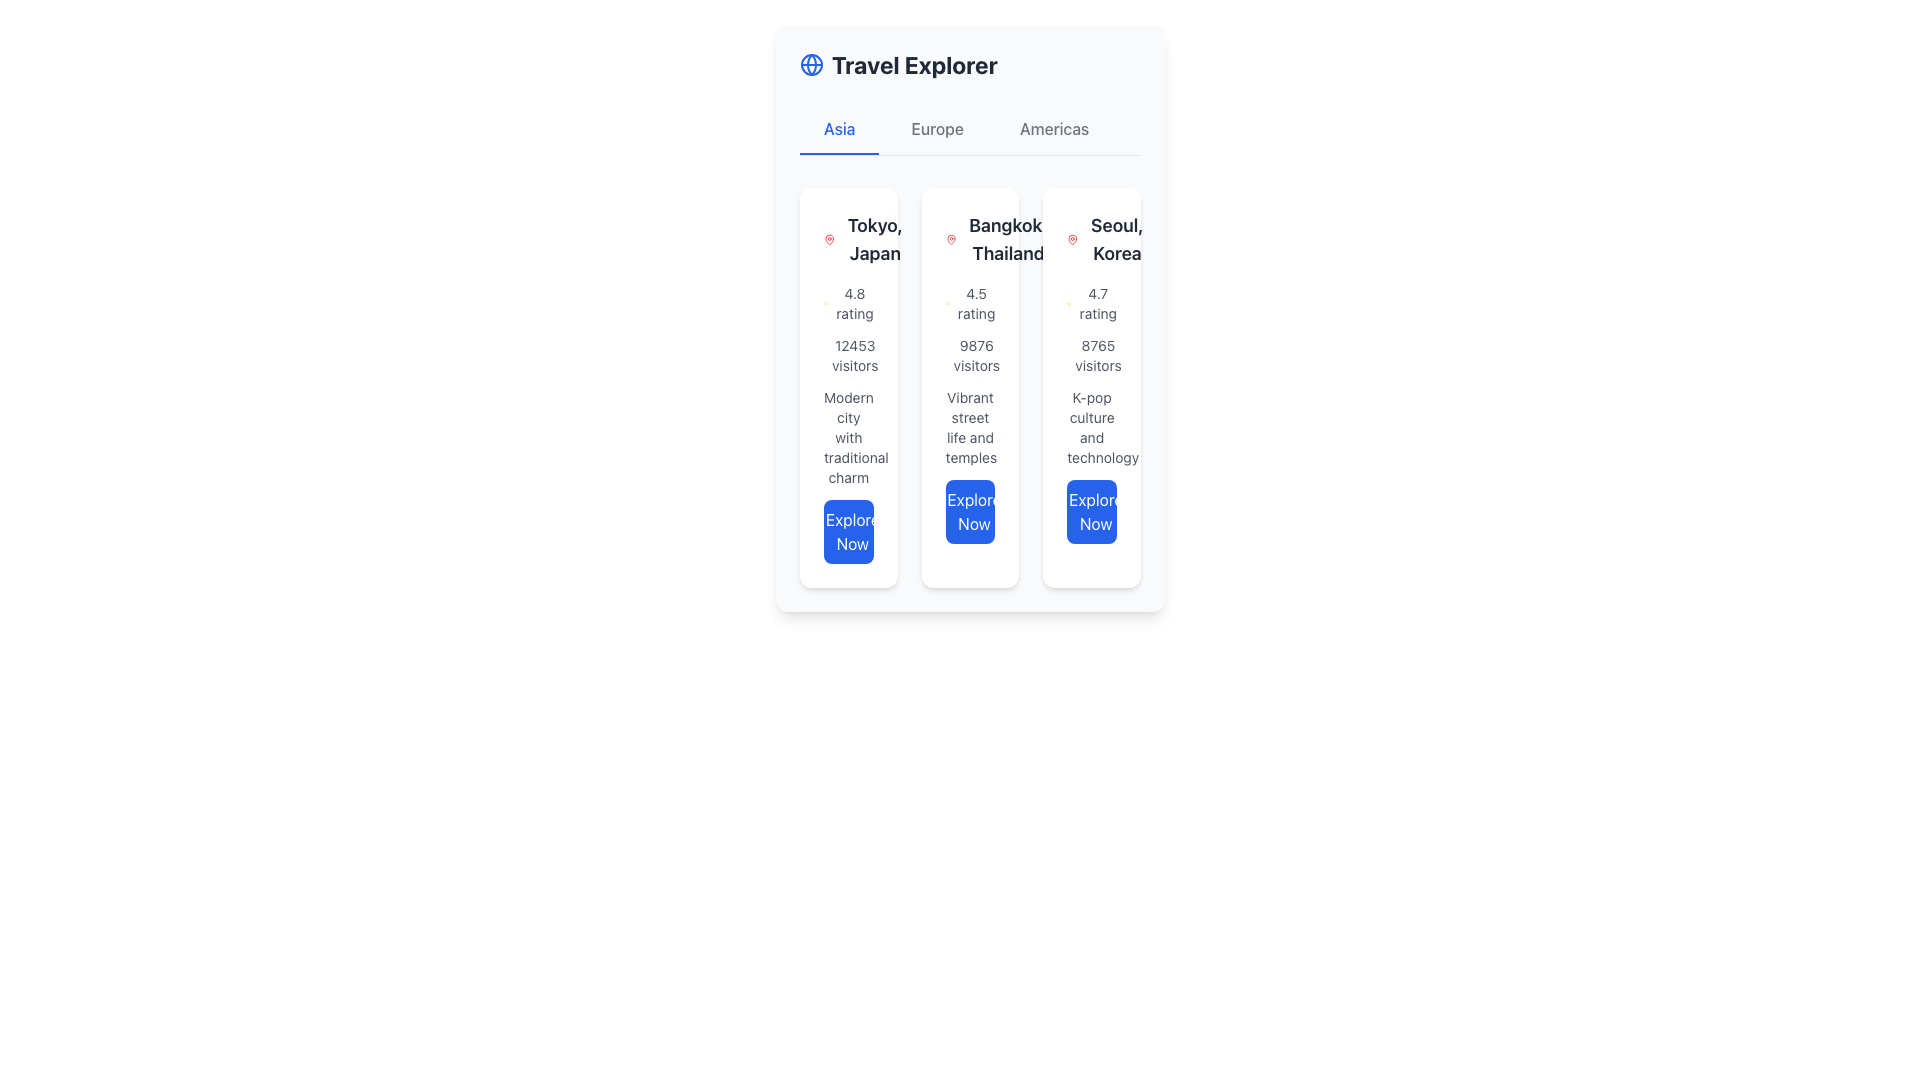 The height and width of the screenshot is (1080, 1920). Describe the element at coordinates (1053, 130) in the screenshot. I see `the 'Americas' text link in the navigation bar` at that location.